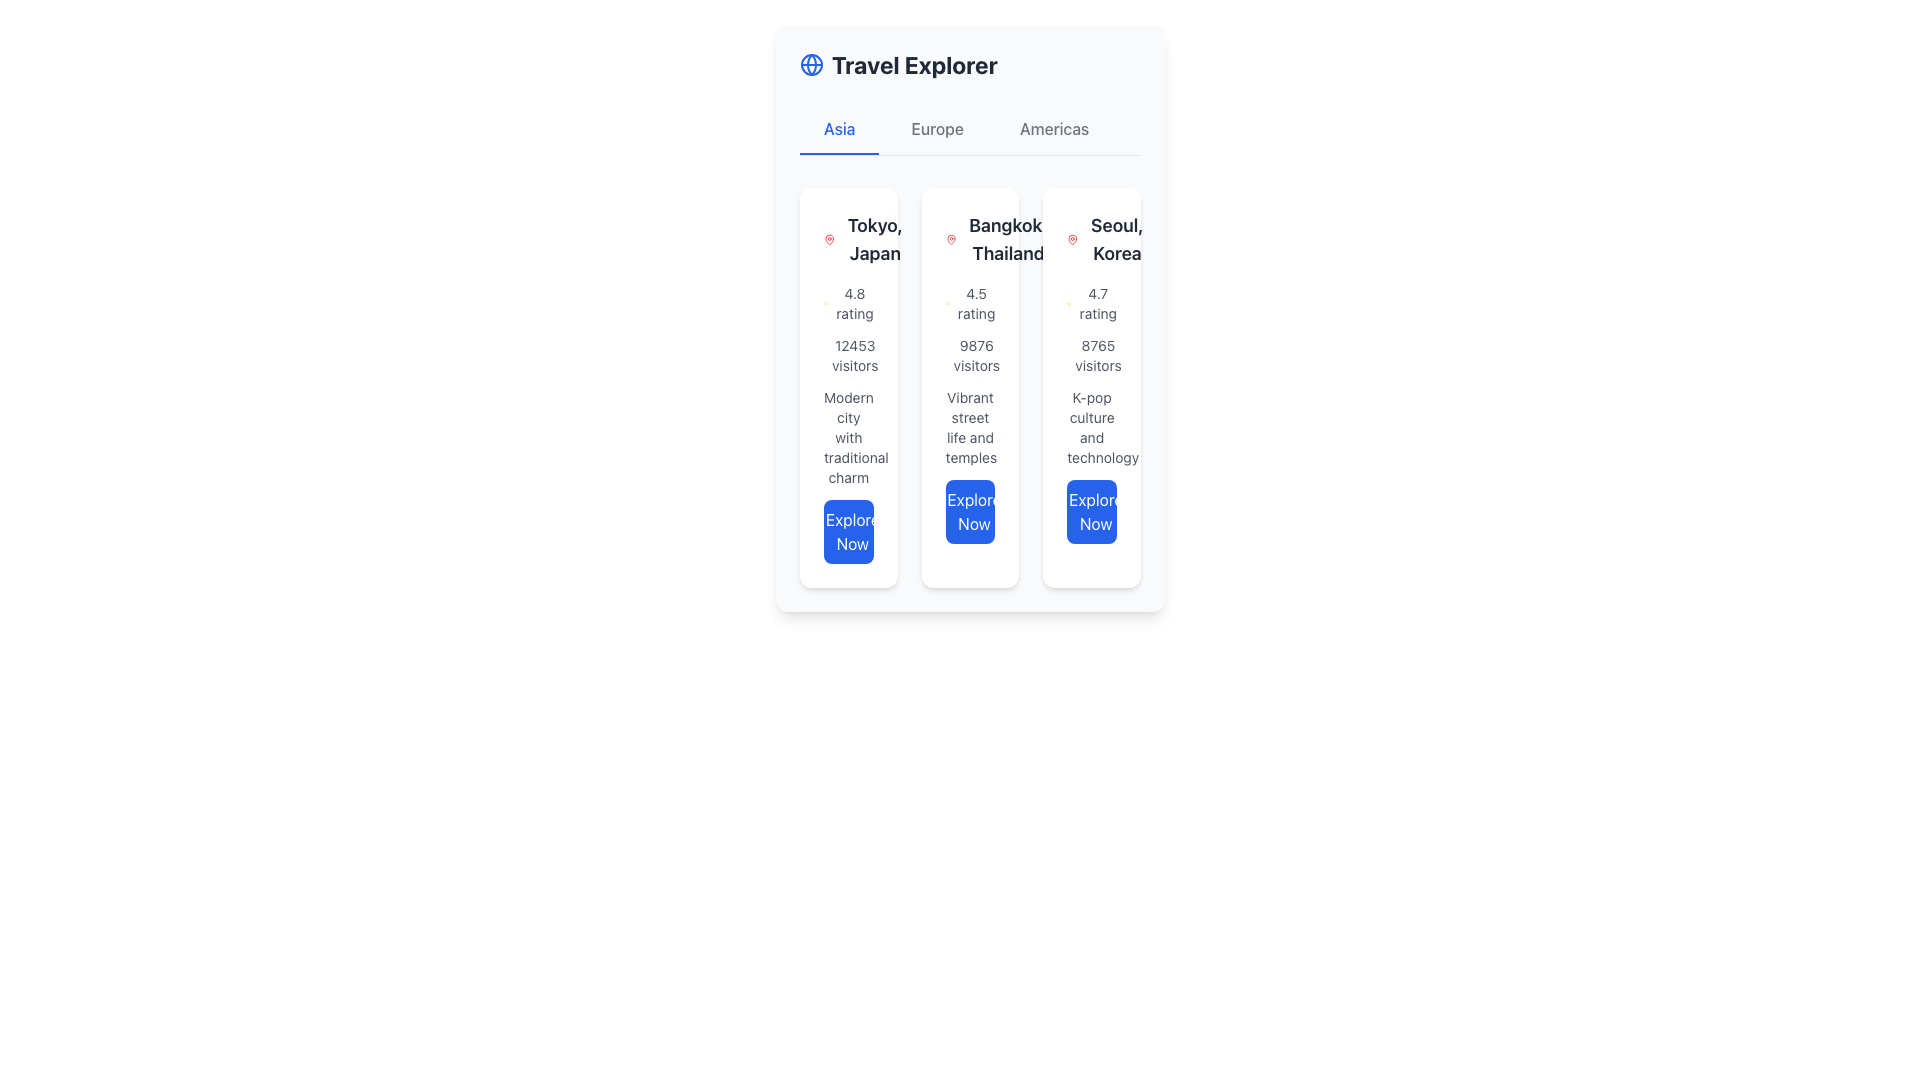 The height and width of the screenshot is (1080, 1920). Describe the element at coordinates (1053, 130) in the screenshot. I see `the 'Americas' text link in the navigation bar` at that location.